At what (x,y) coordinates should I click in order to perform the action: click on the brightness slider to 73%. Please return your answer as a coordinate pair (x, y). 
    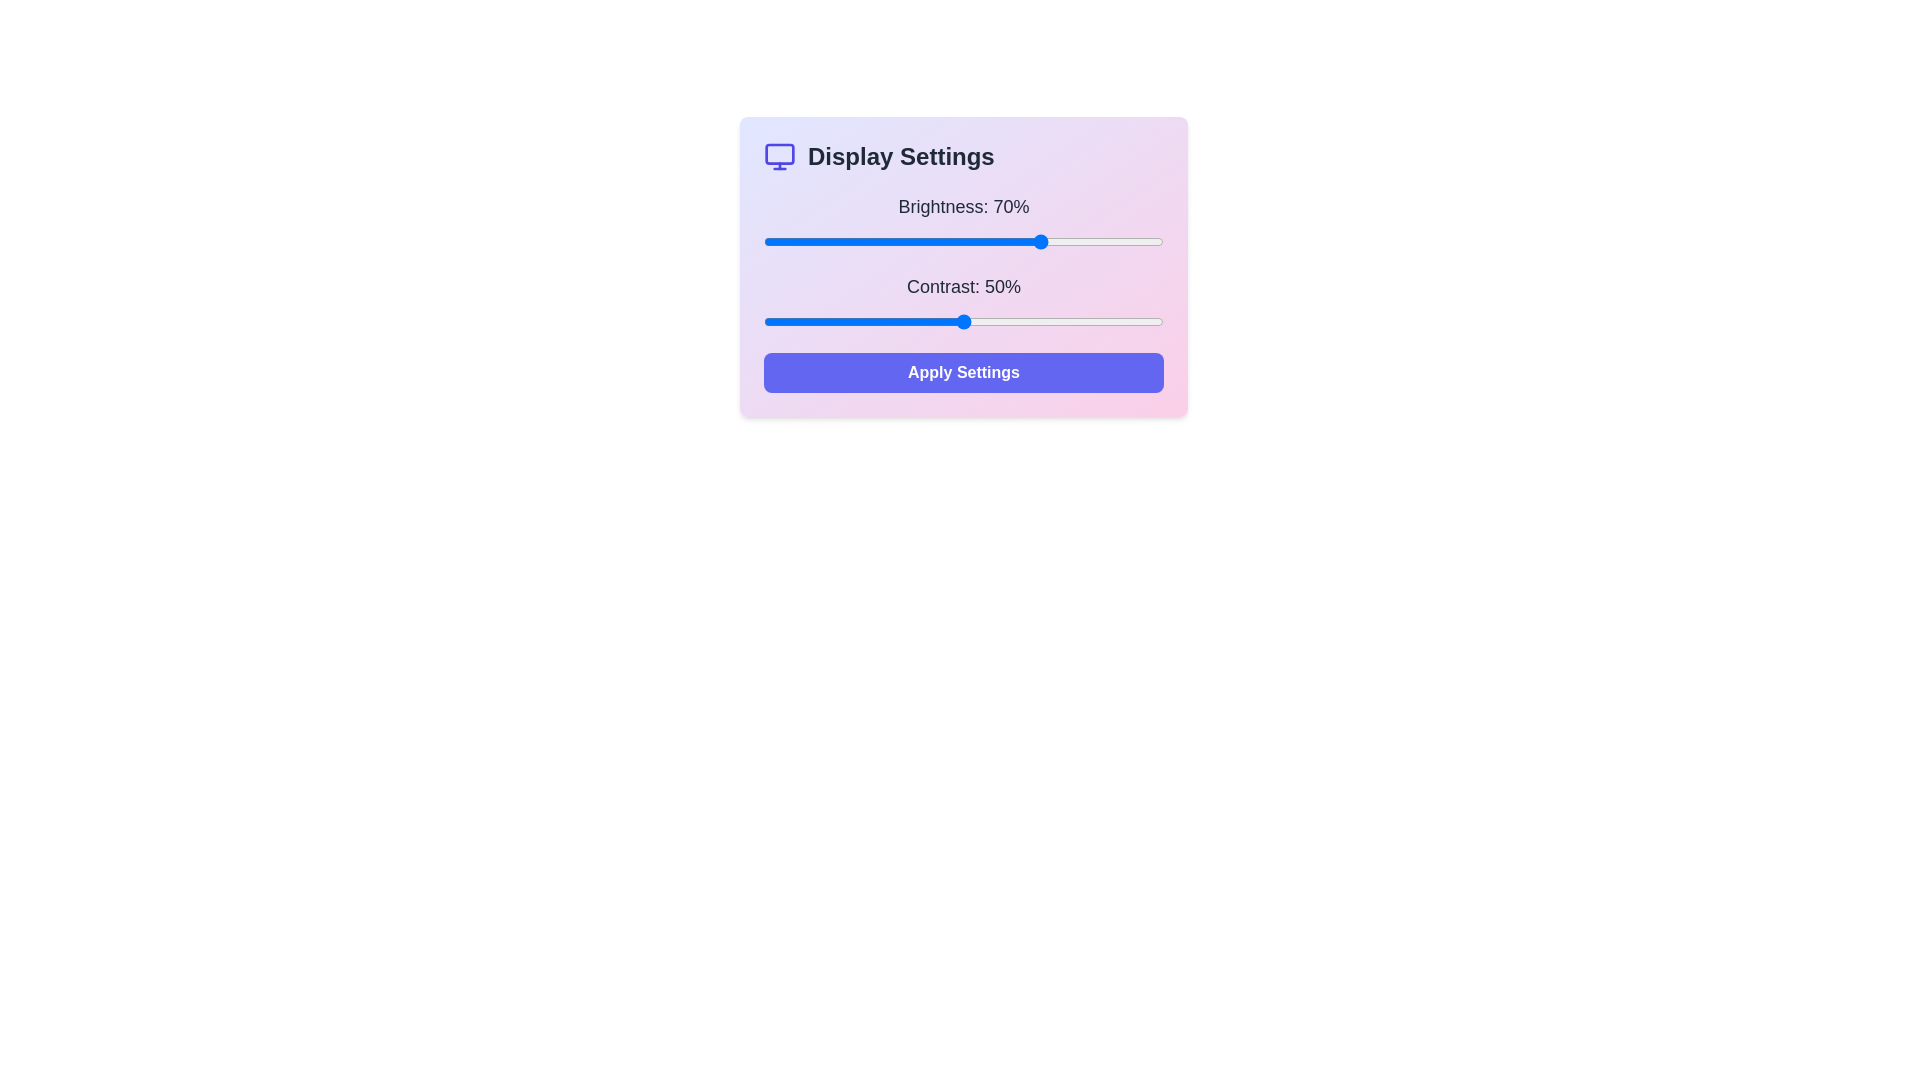
    Looking at the image, I should click on (1055, 241).